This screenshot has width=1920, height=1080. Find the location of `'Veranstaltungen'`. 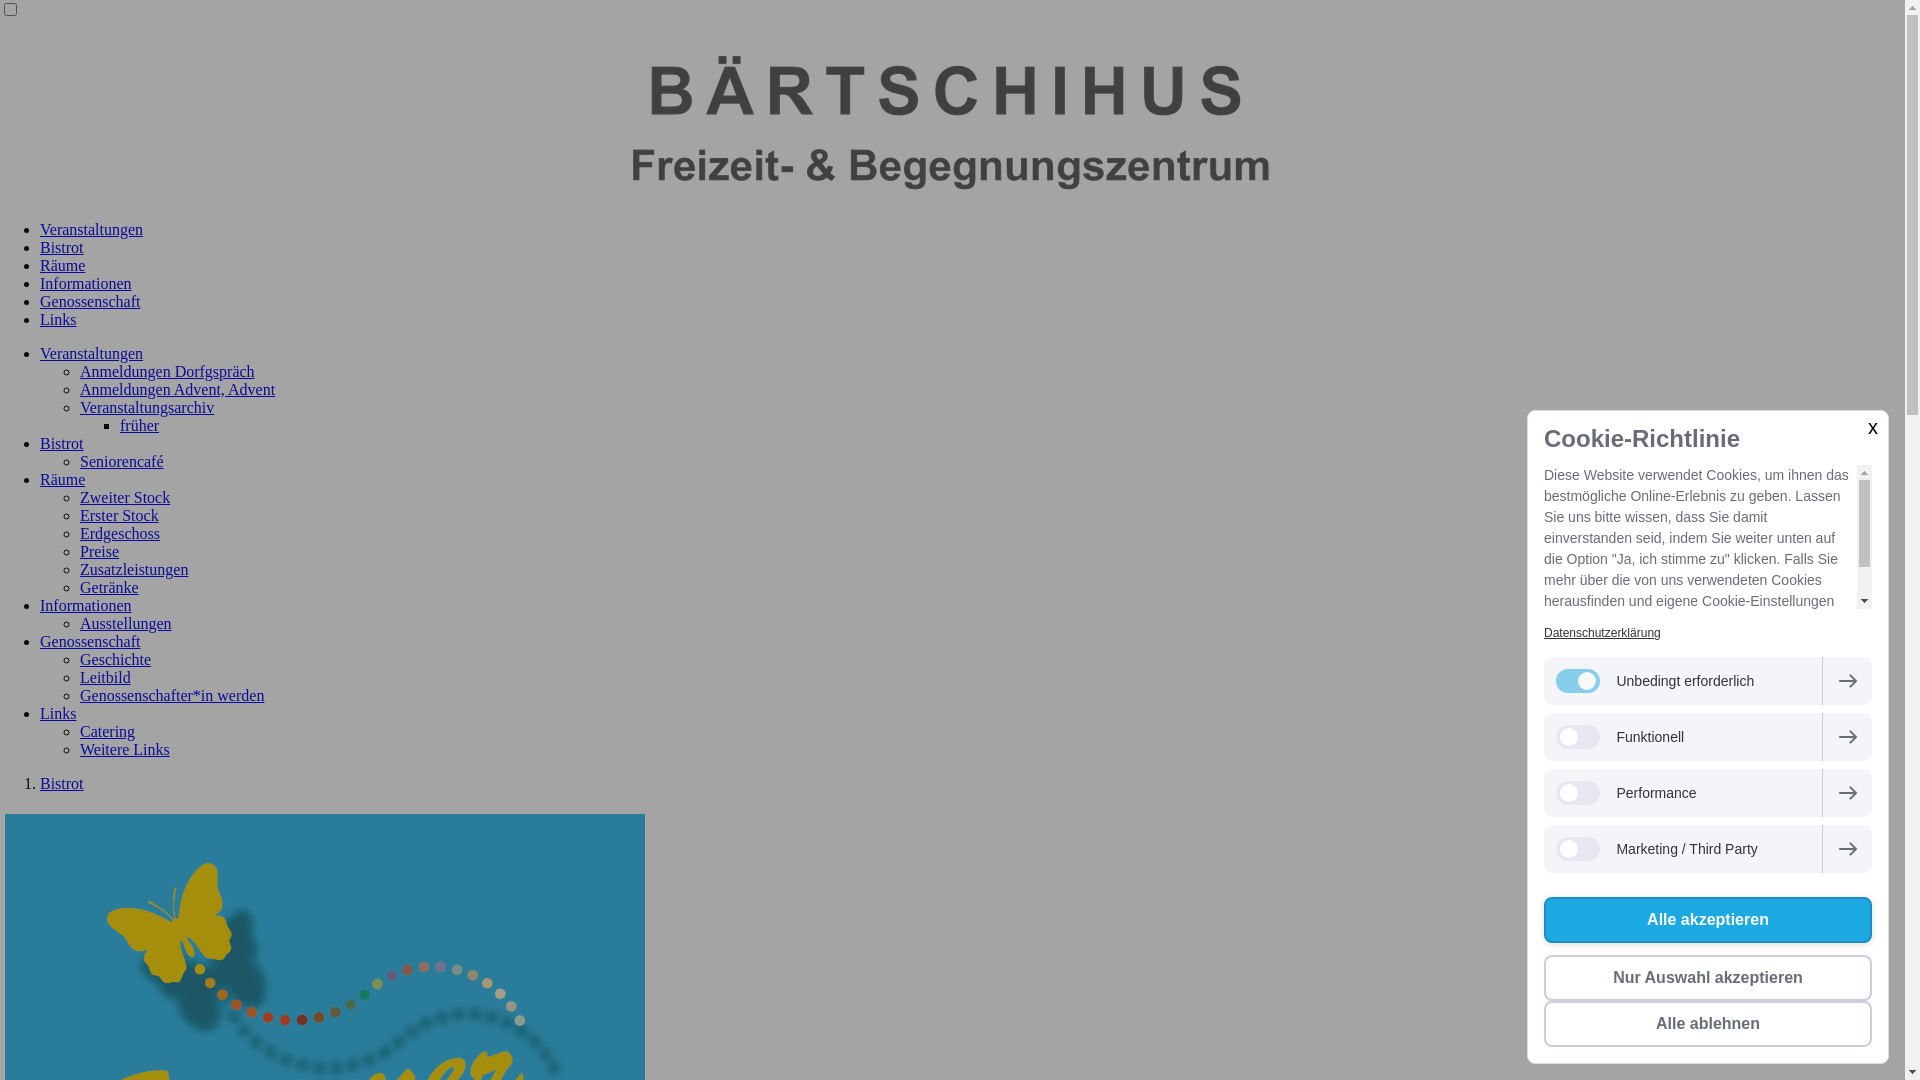

'Veranstaltungen' is located at coordinates (90, 352).